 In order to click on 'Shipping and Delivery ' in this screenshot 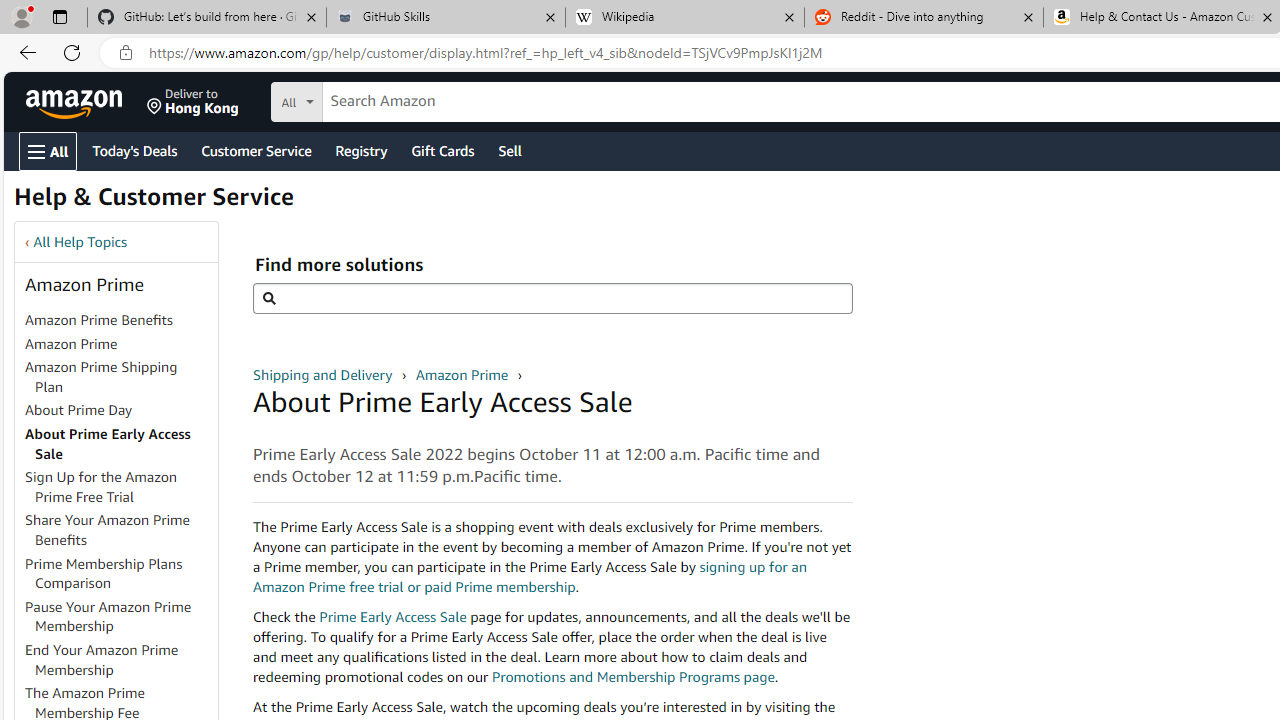, I will do `click(325, 374)`.